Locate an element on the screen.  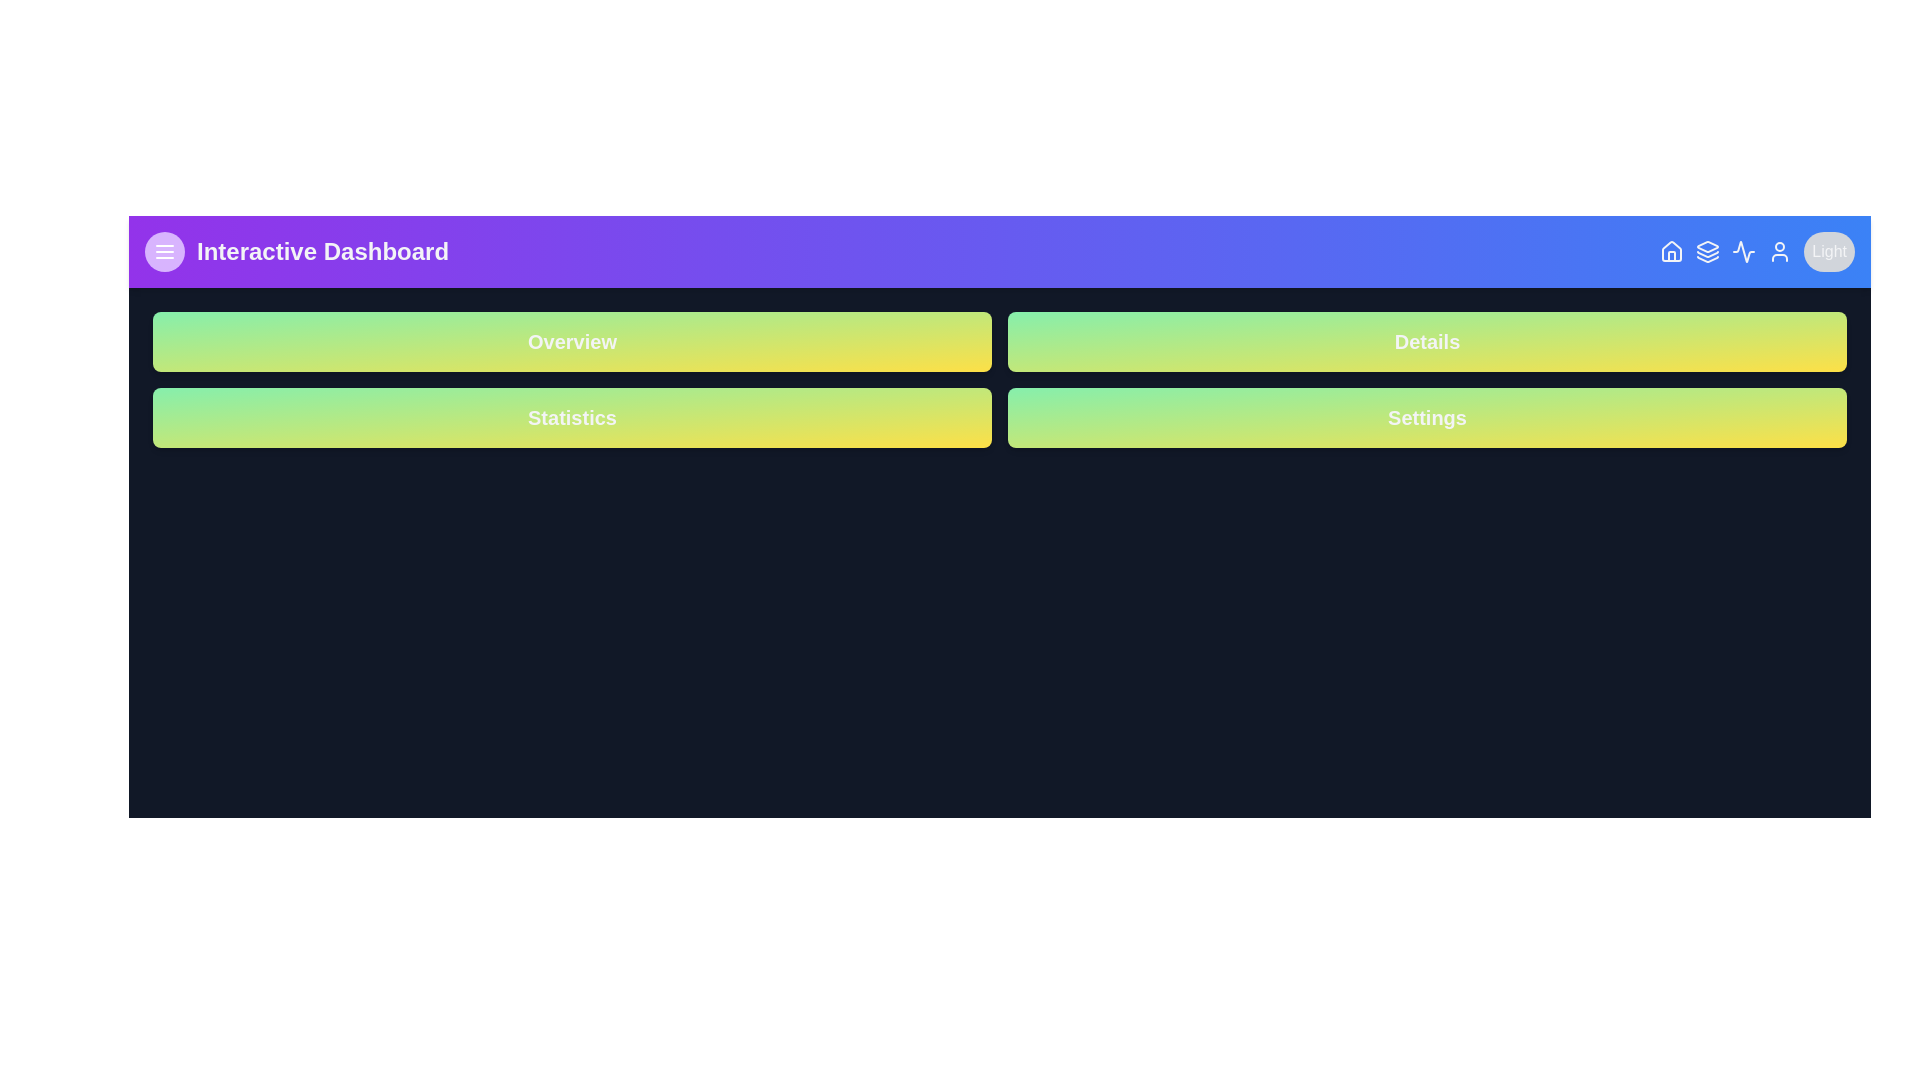
the button to navigate to the Statistics section is located at coordinates (571, 416).